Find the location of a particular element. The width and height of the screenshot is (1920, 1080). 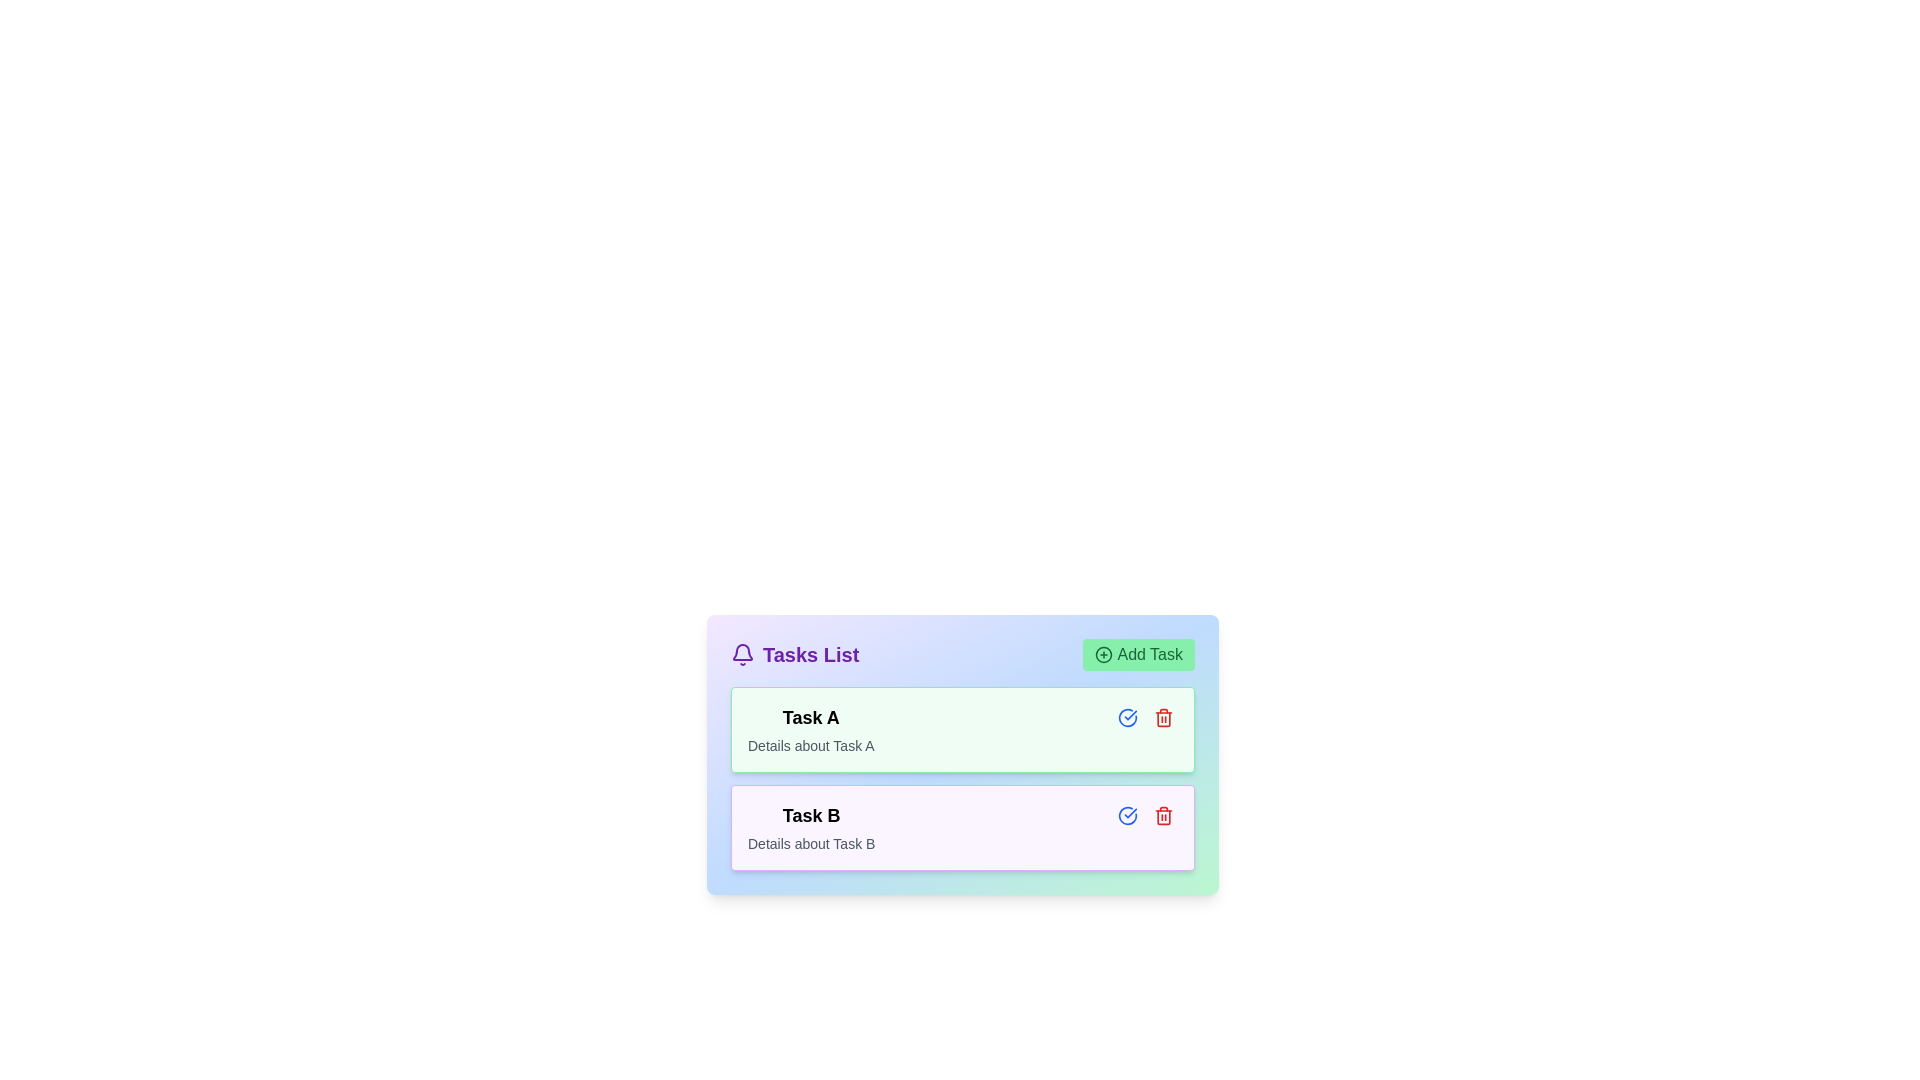

the Trash Bin icon is located at coordinates (1163, 716).